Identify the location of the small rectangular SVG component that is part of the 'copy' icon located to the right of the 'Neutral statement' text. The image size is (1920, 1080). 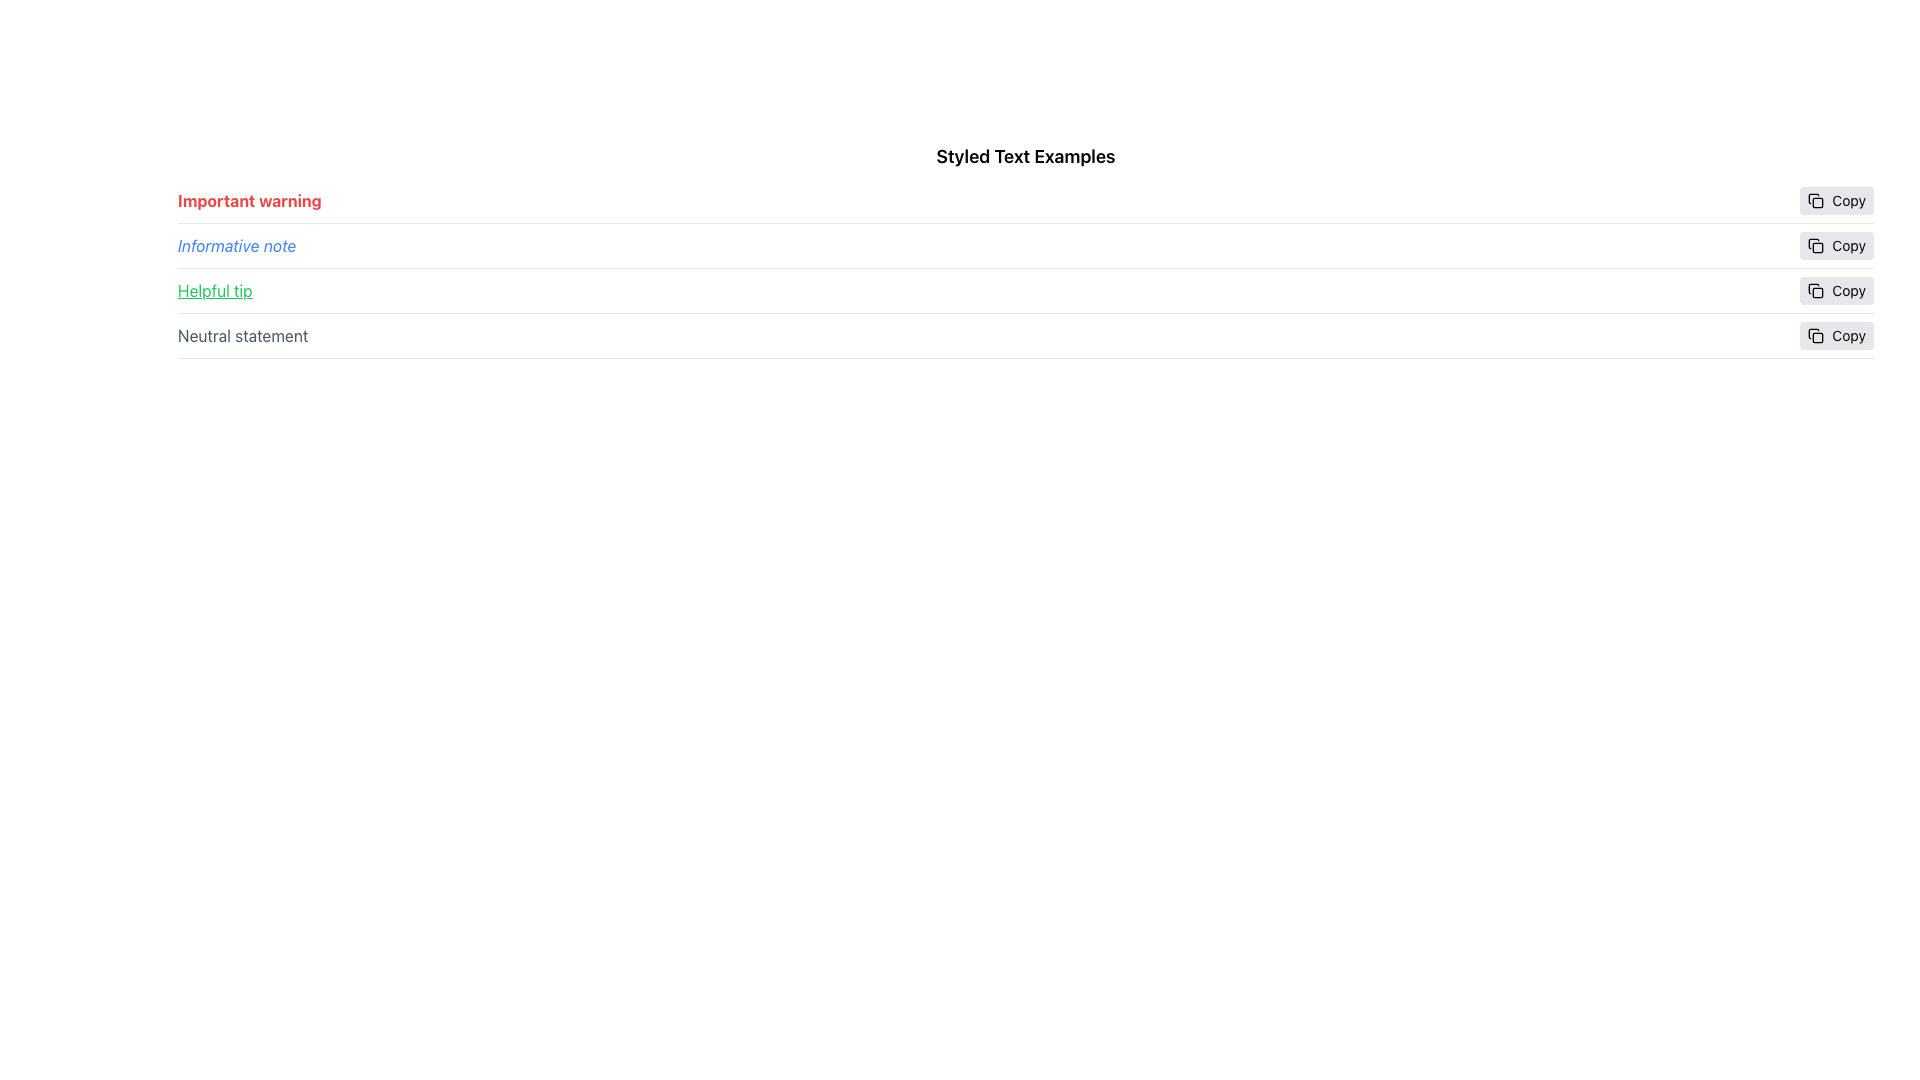
(1818, 337).